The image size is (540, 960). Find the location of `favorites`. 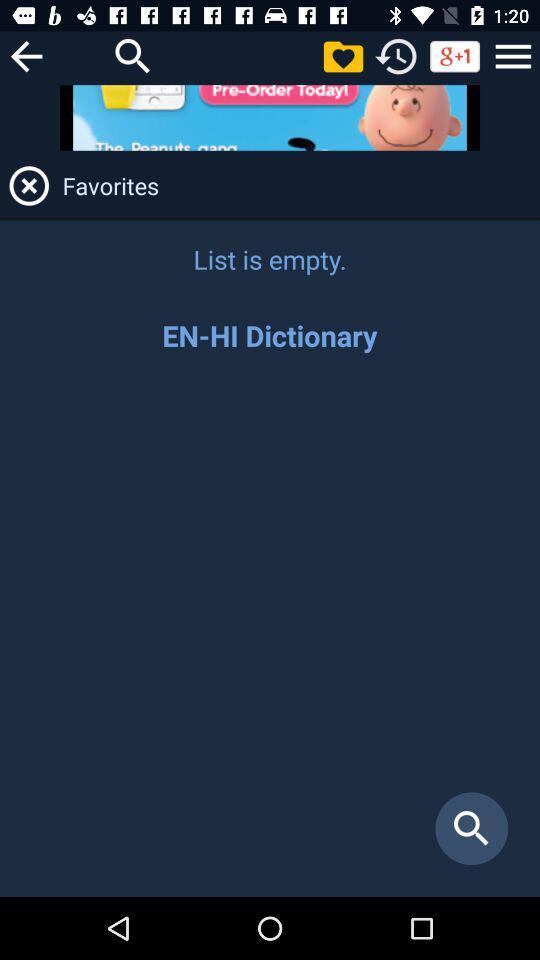

favorites is located at coordinates (28, 185).